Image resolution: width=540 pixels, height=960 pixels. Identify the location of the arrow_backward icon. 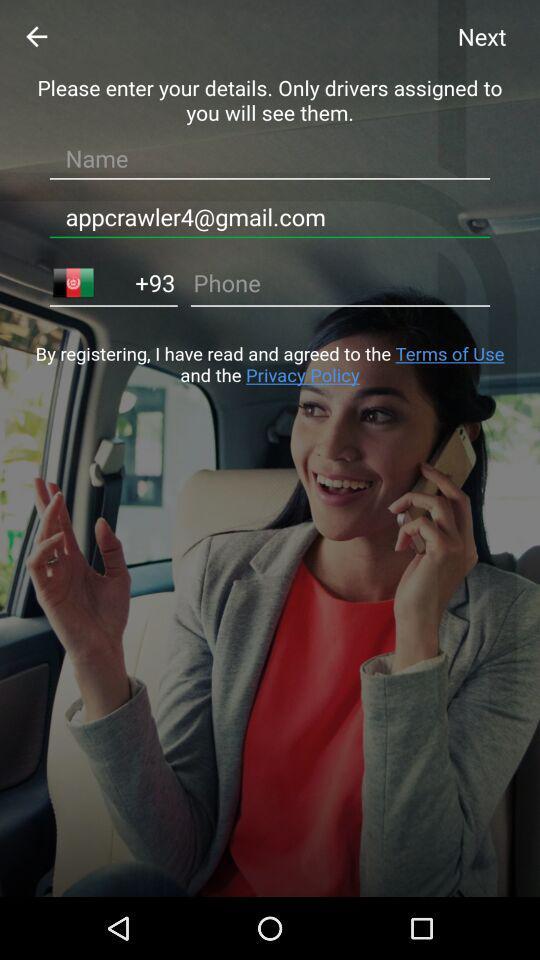
(36, 35).